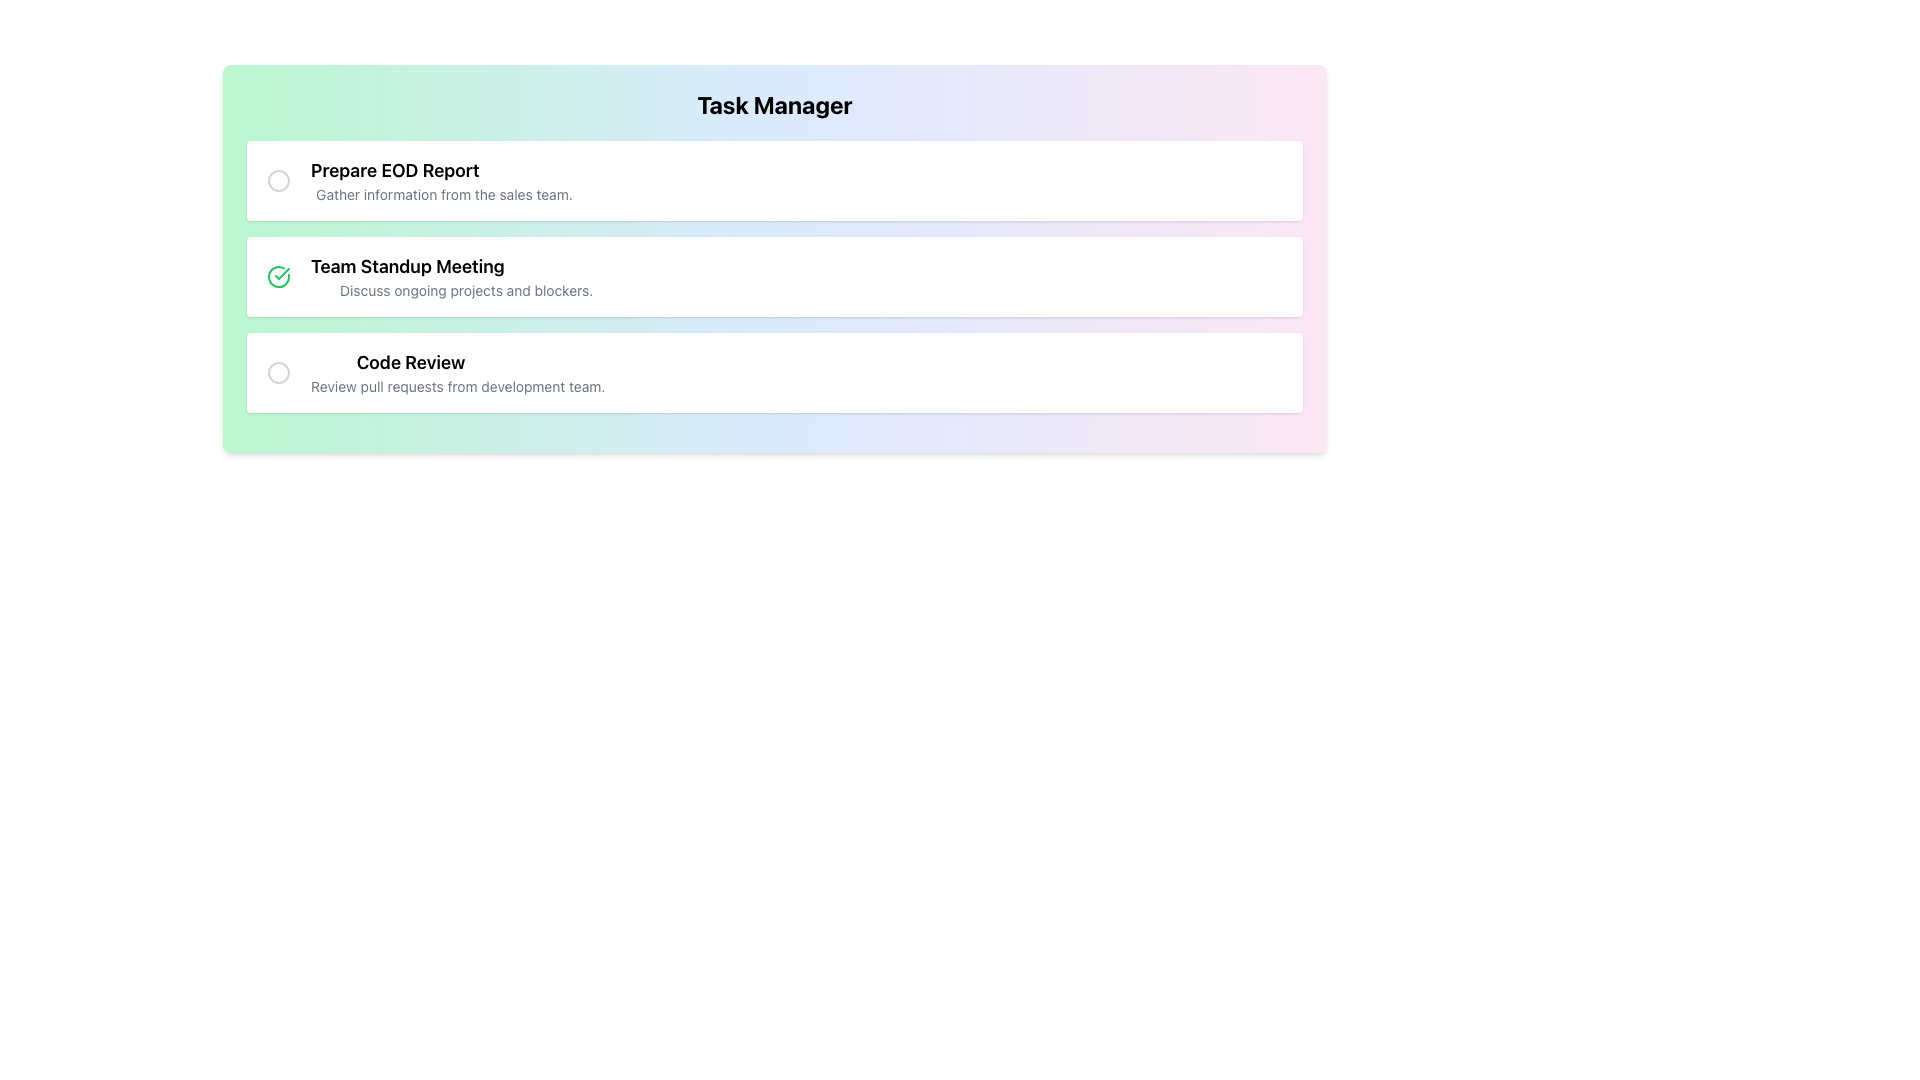 The width and height of the screenshot is (1920, 1080). Describe the element at coordinates (457, 373) in the screenshot. I see `the third task item in the Task Manager list` at that location.